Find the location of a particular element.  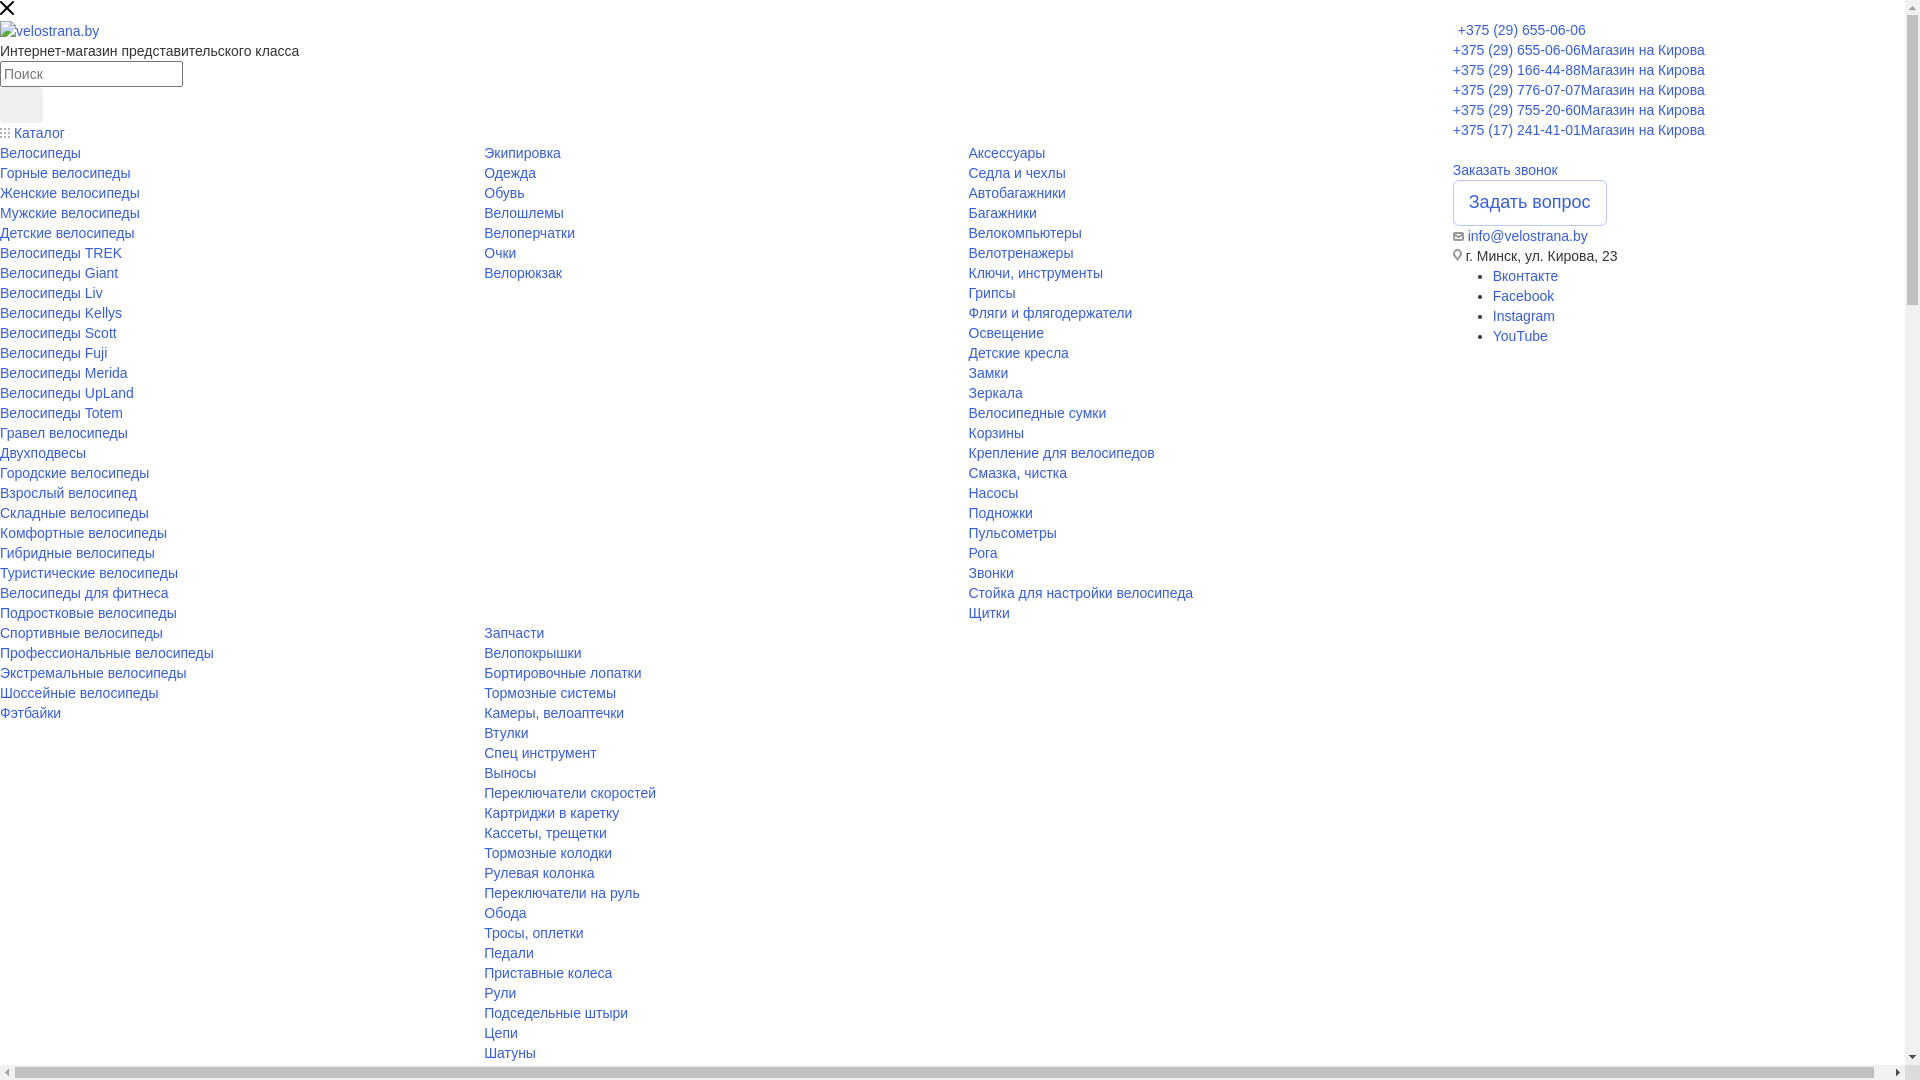

'velostrana.by' is located at coordinates (49, 30).